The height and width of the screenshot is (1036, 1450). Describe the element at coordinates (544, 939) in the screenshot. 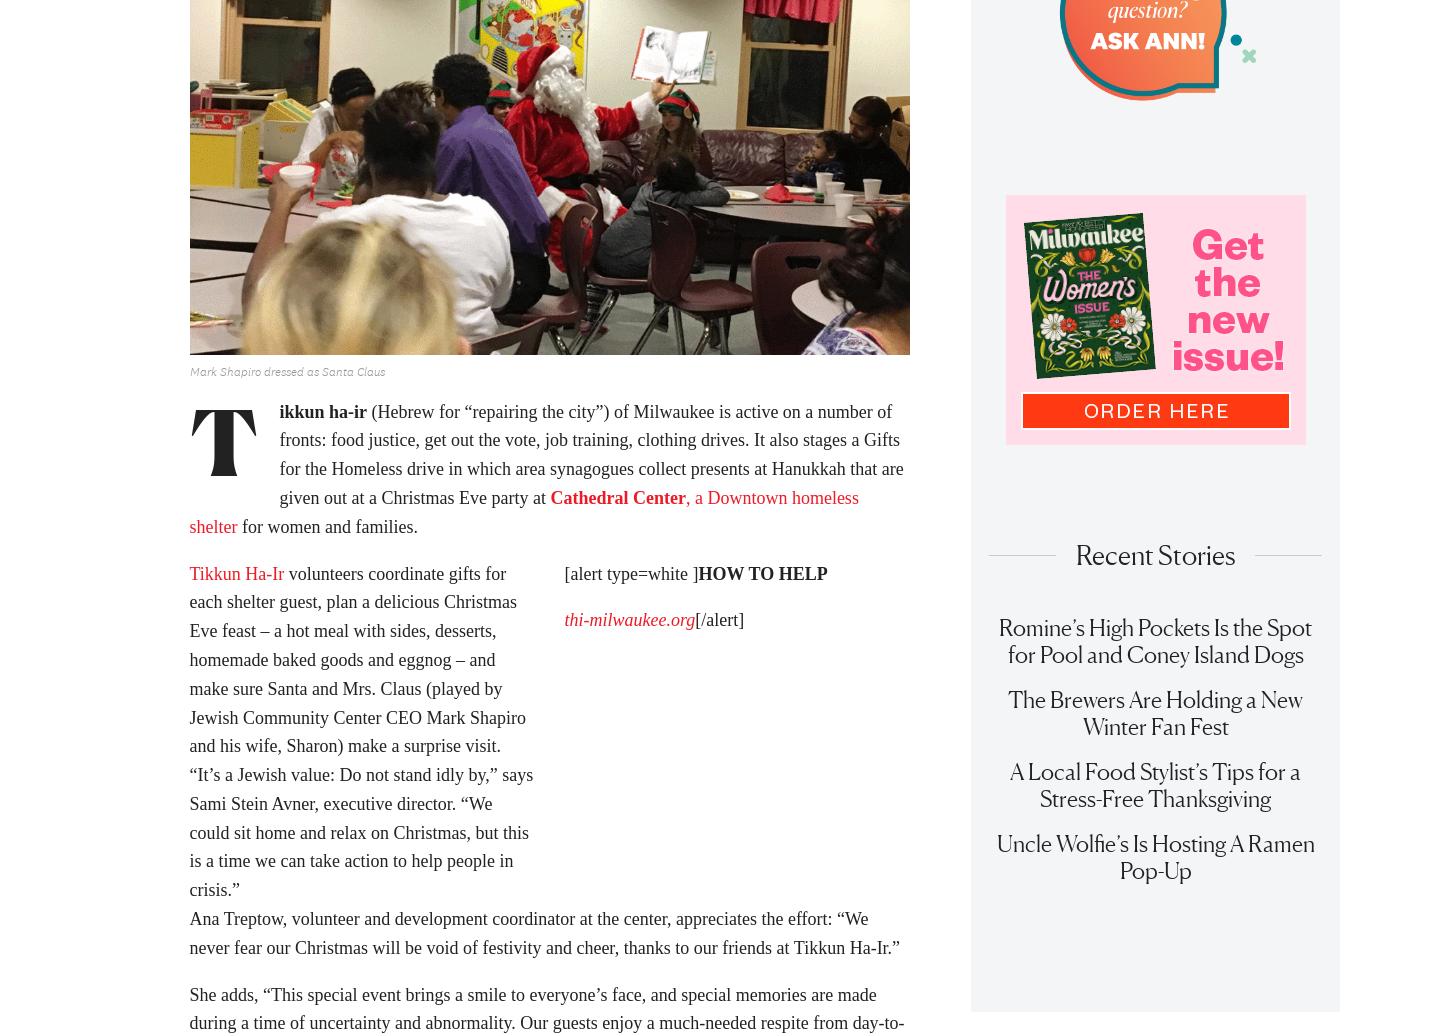

I see `'Ana Treptow, volunteer and development coordinator at the center, appreciates the effort: “We never fear our Christmas will be void of festivity and cheer, thanks to our friends at Tikkun Ha-Ir.”'` at that location.